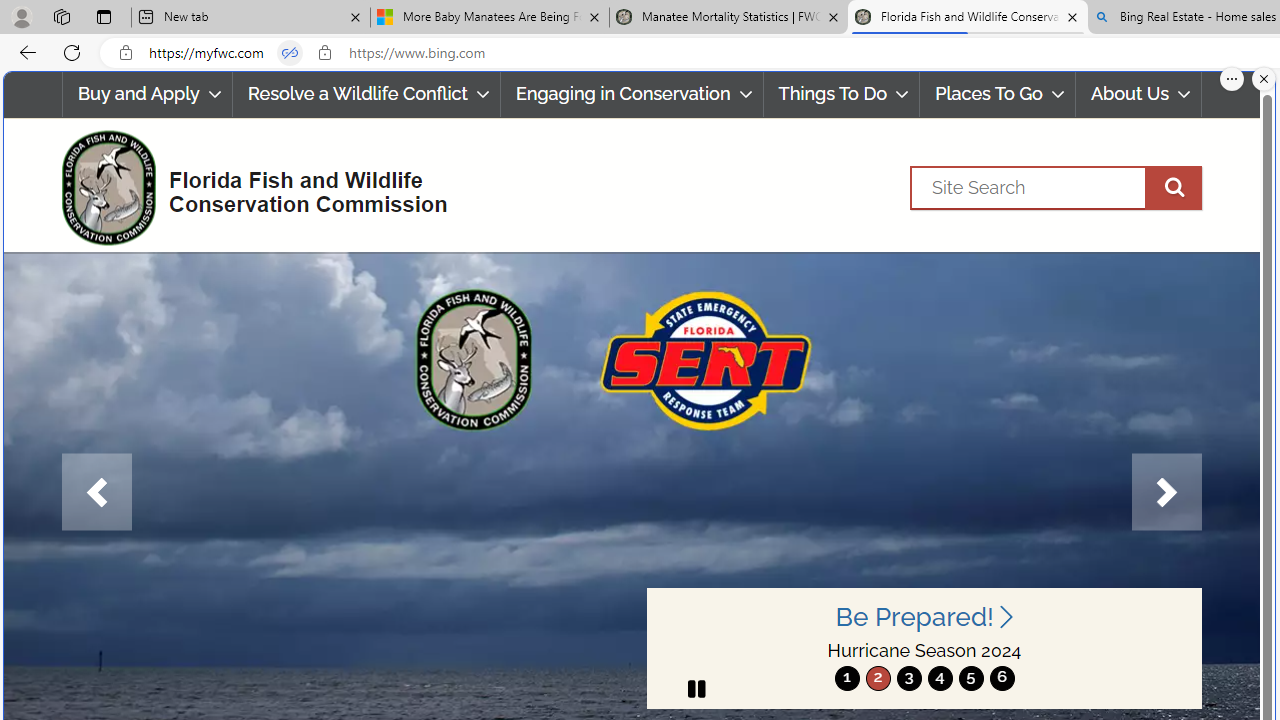 This screenshot has height=720, width=1280. I want to click on 'Things To Do', so click(842, 94).